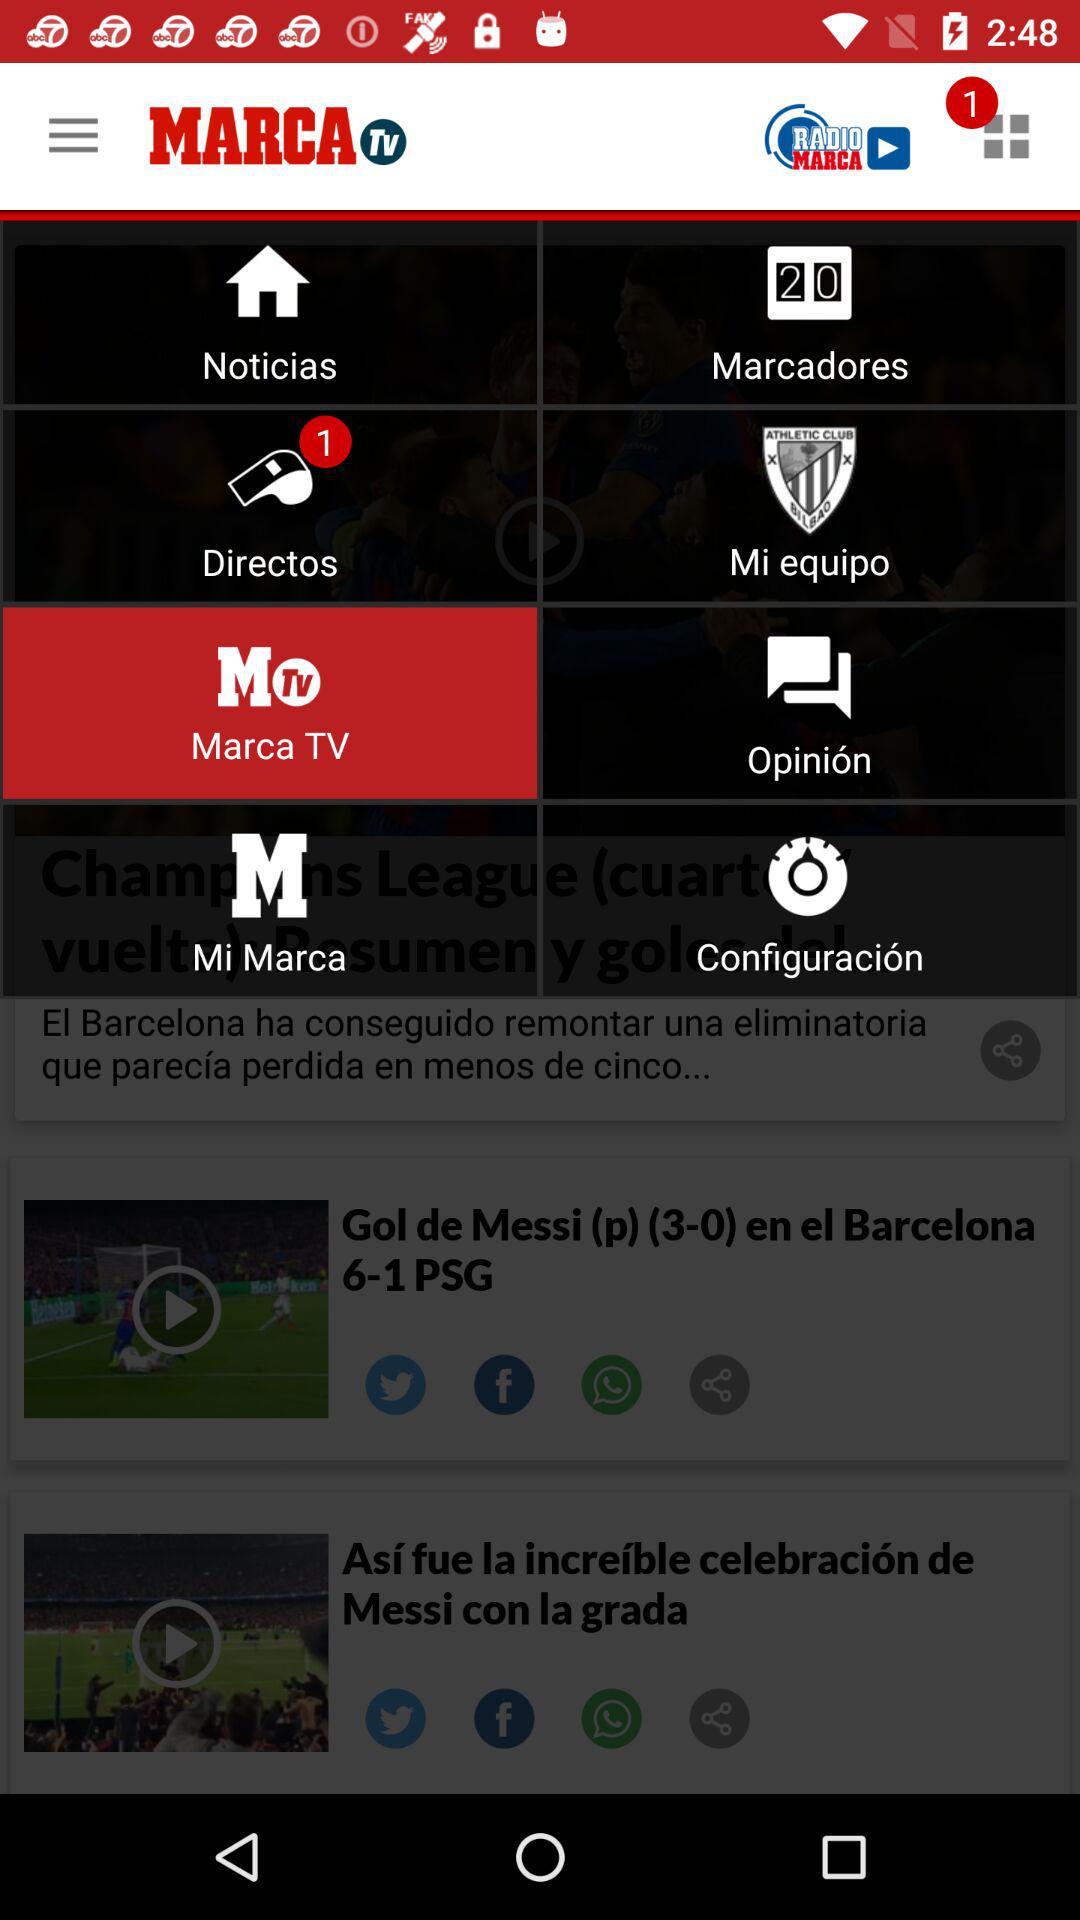  What do you see at coordinates (175, 1309) in the screenshot?
I see `play video` at bounding box center [175, 1309].